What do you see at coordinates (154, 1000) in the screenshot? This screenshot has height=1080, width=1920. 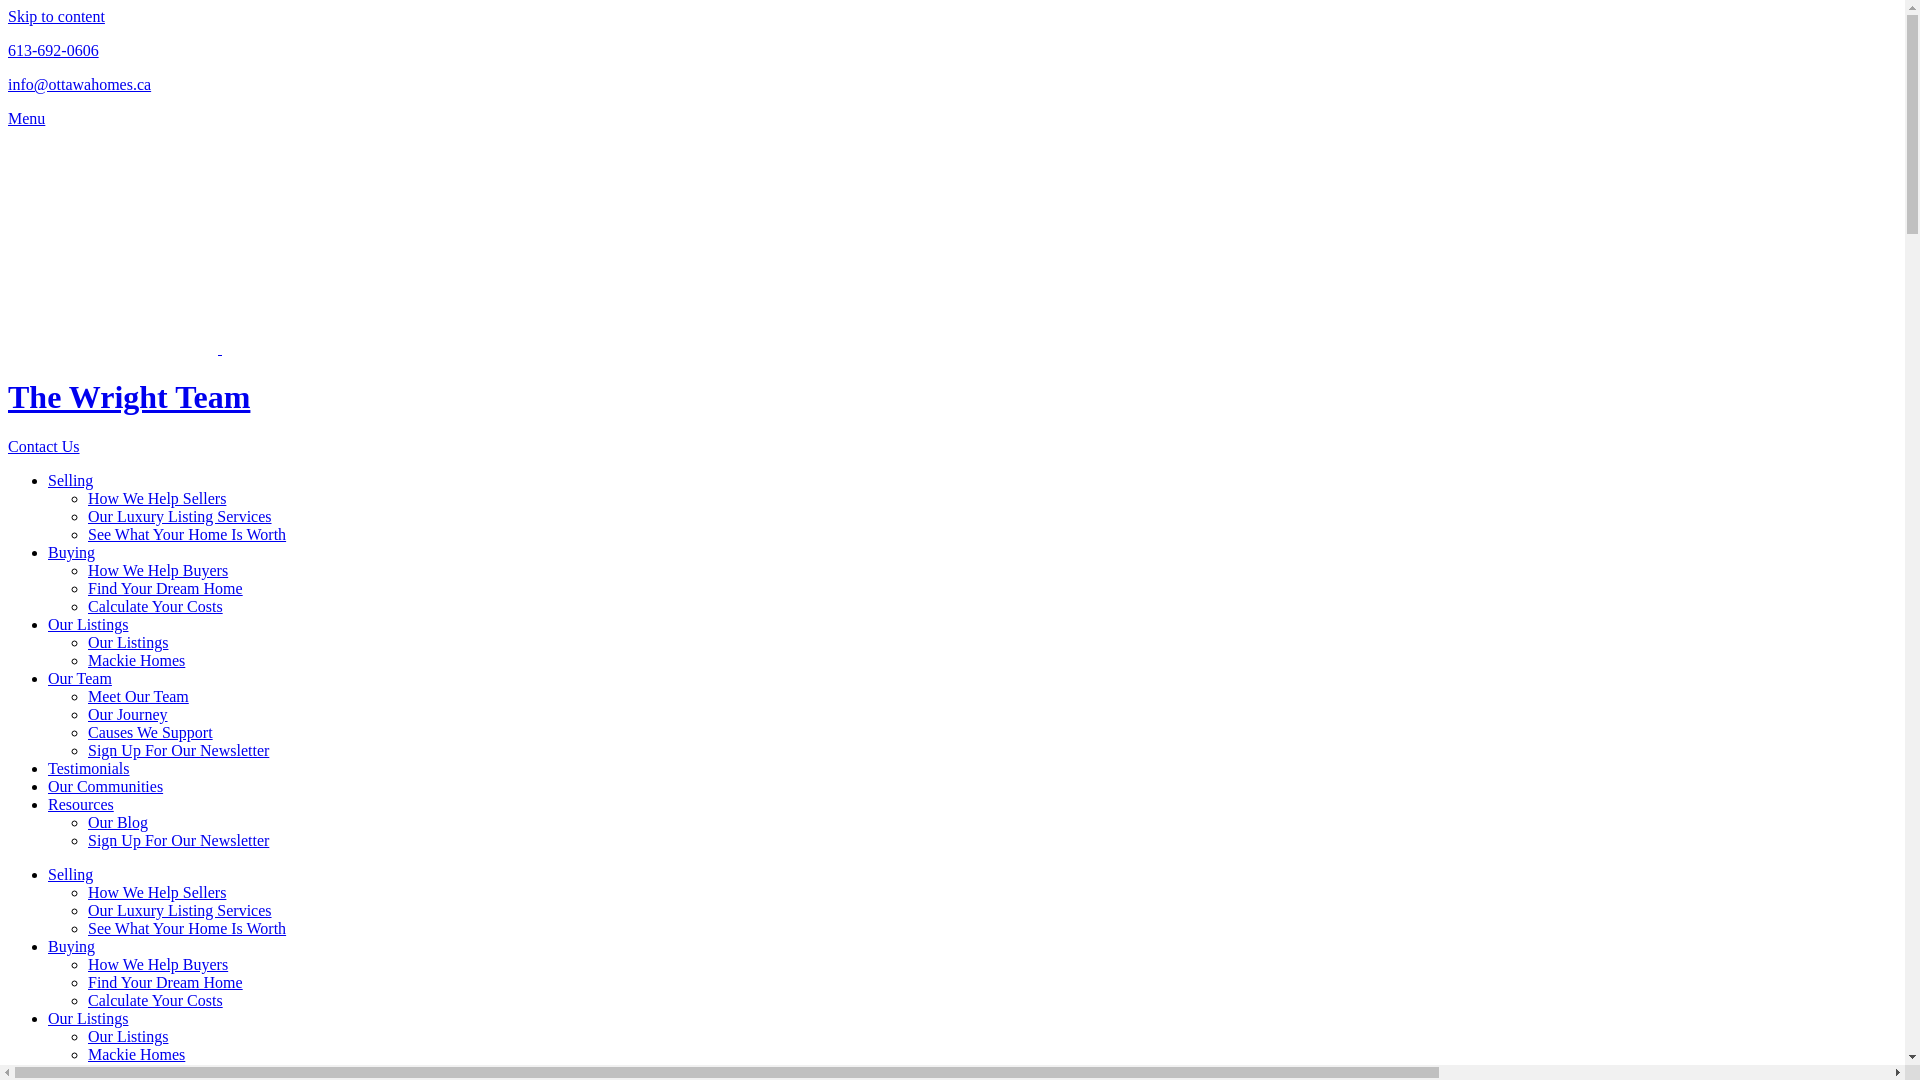 I see `'Calculate Your Costs'` at bounding box center [154, 1000].